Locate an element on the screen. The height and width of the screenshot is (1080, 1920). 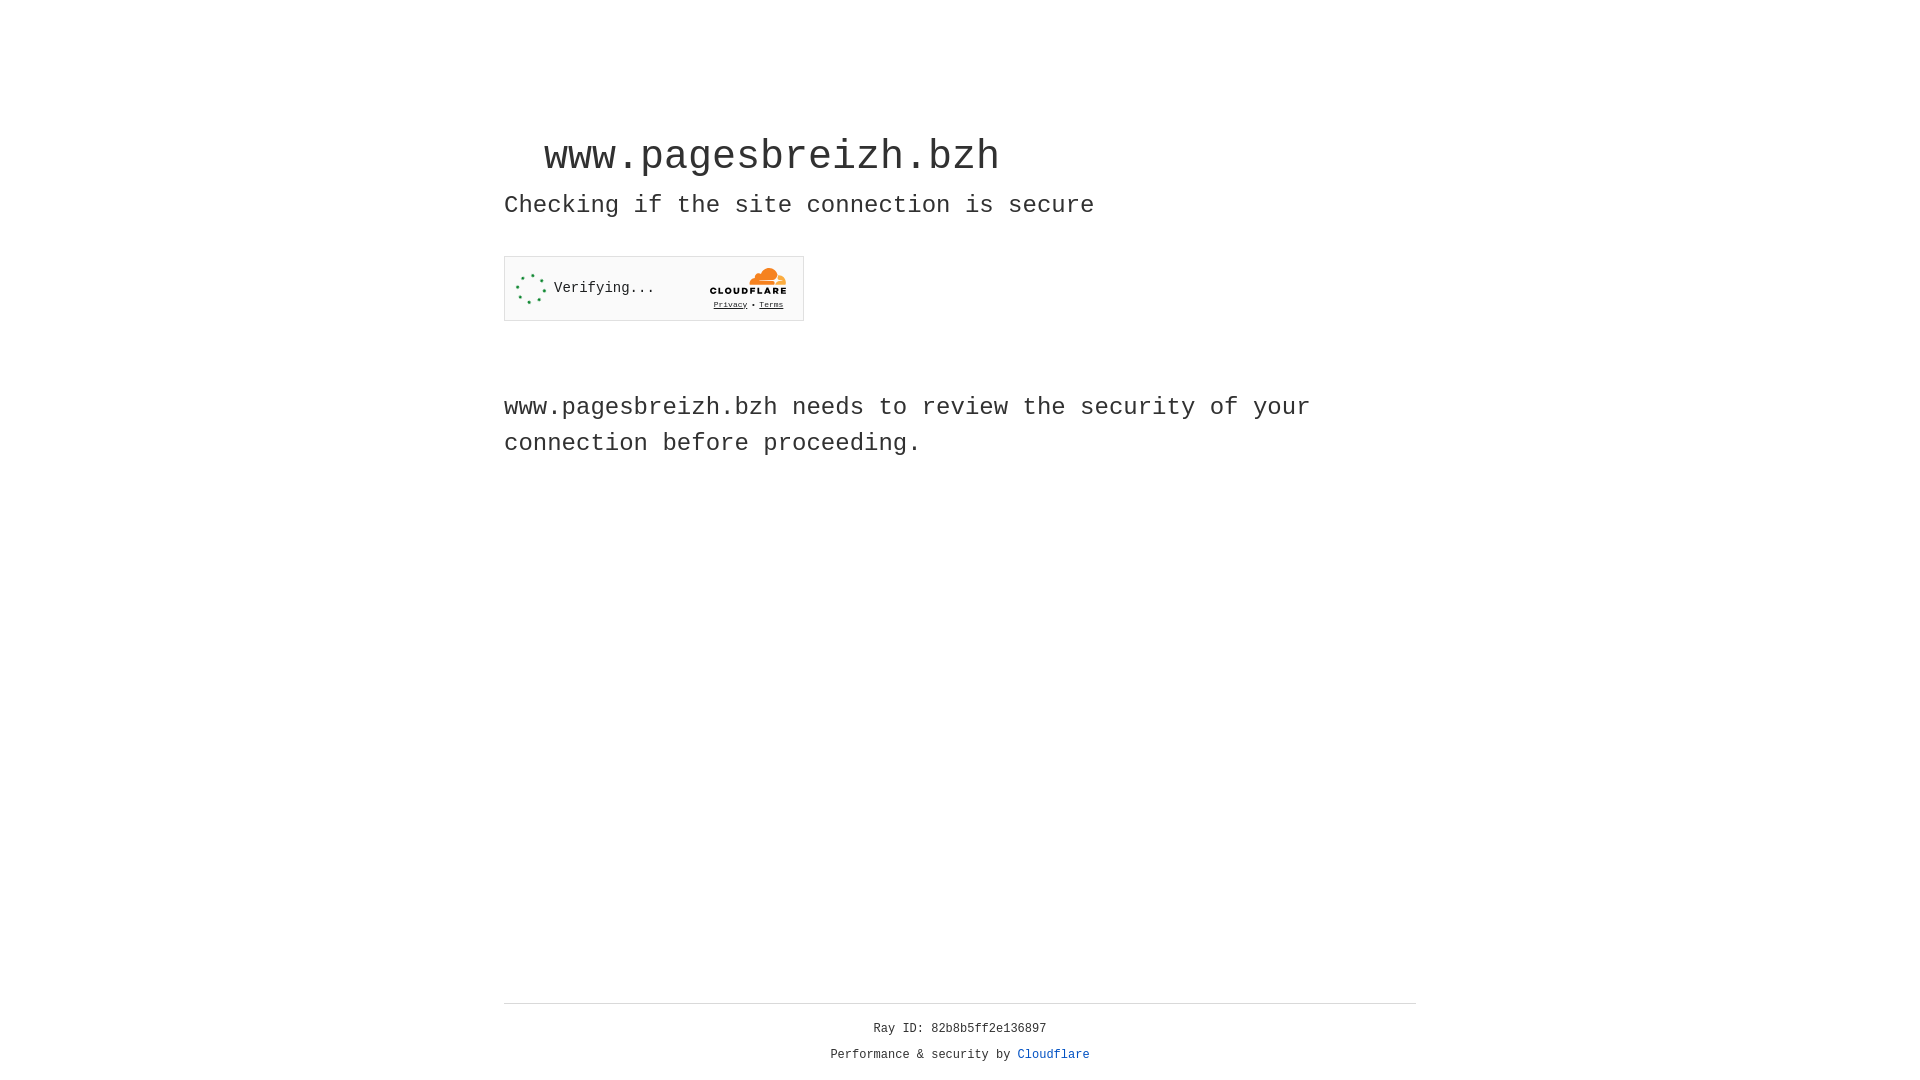
'Widget containing a Cloudflare security challenge' is located at coordinates (653, 288).